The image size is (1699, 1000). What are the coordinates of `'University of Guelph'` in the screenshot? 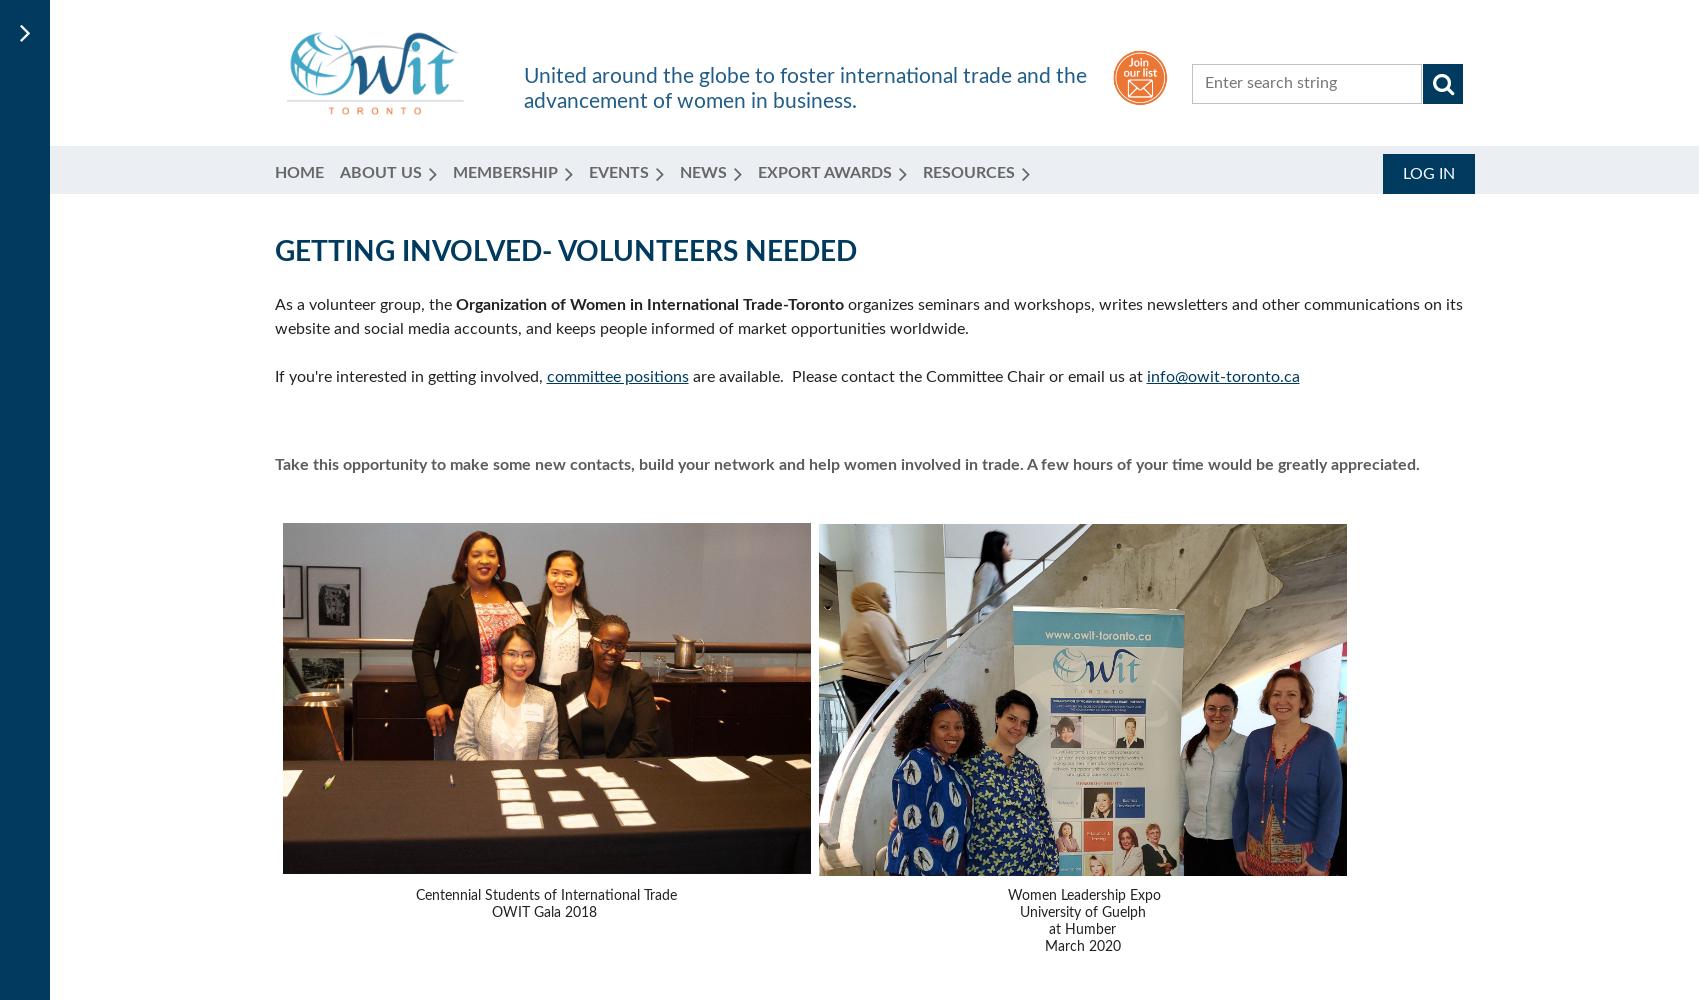 It's located at (1080, 913).